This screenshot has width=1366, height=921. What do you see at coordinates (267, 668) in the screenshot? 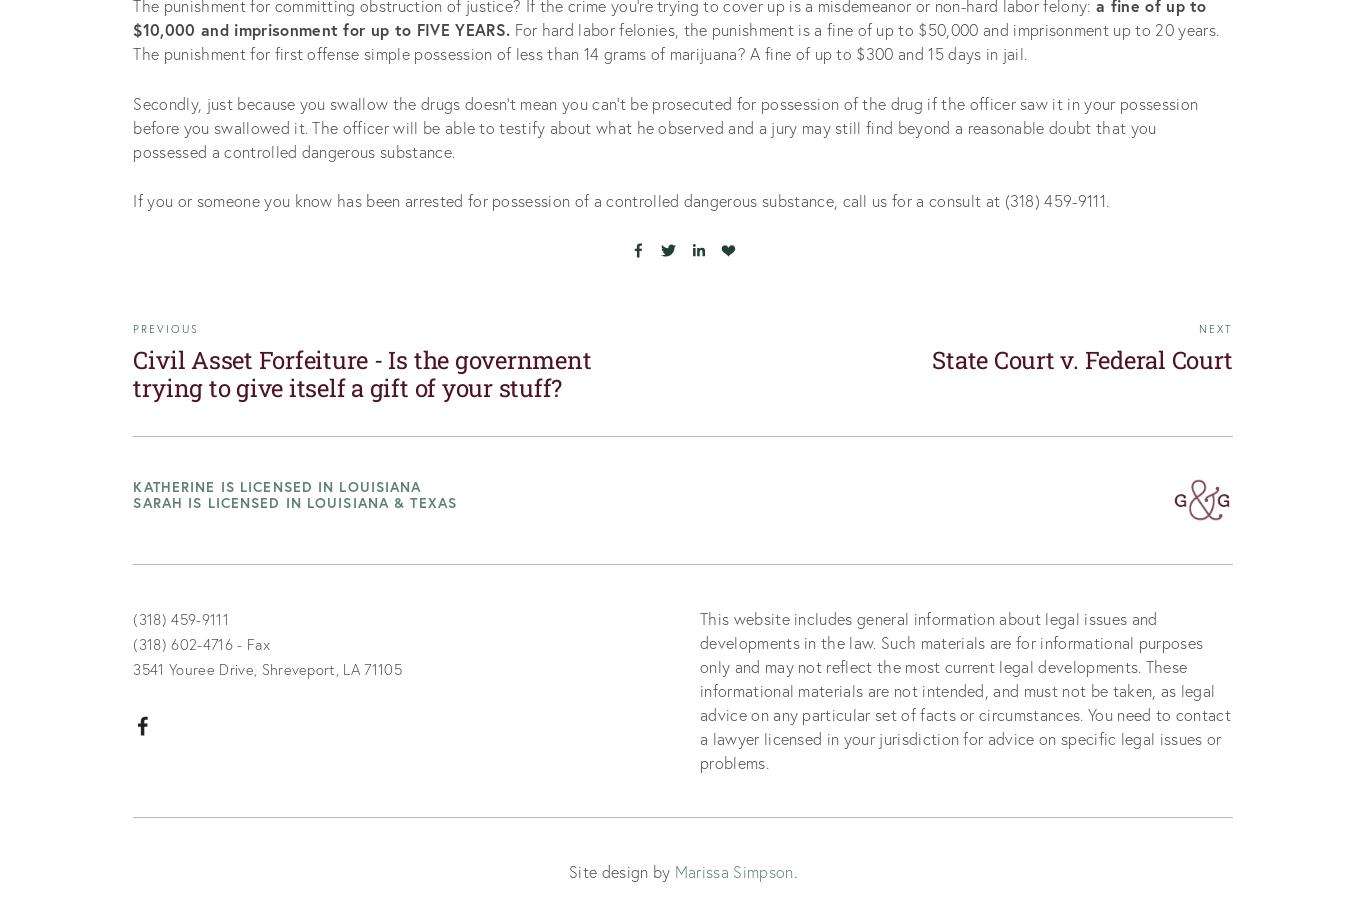
I see `'3541 Youree Drive, Shreveport, LA 71105'` at bounding box center [267, 668].